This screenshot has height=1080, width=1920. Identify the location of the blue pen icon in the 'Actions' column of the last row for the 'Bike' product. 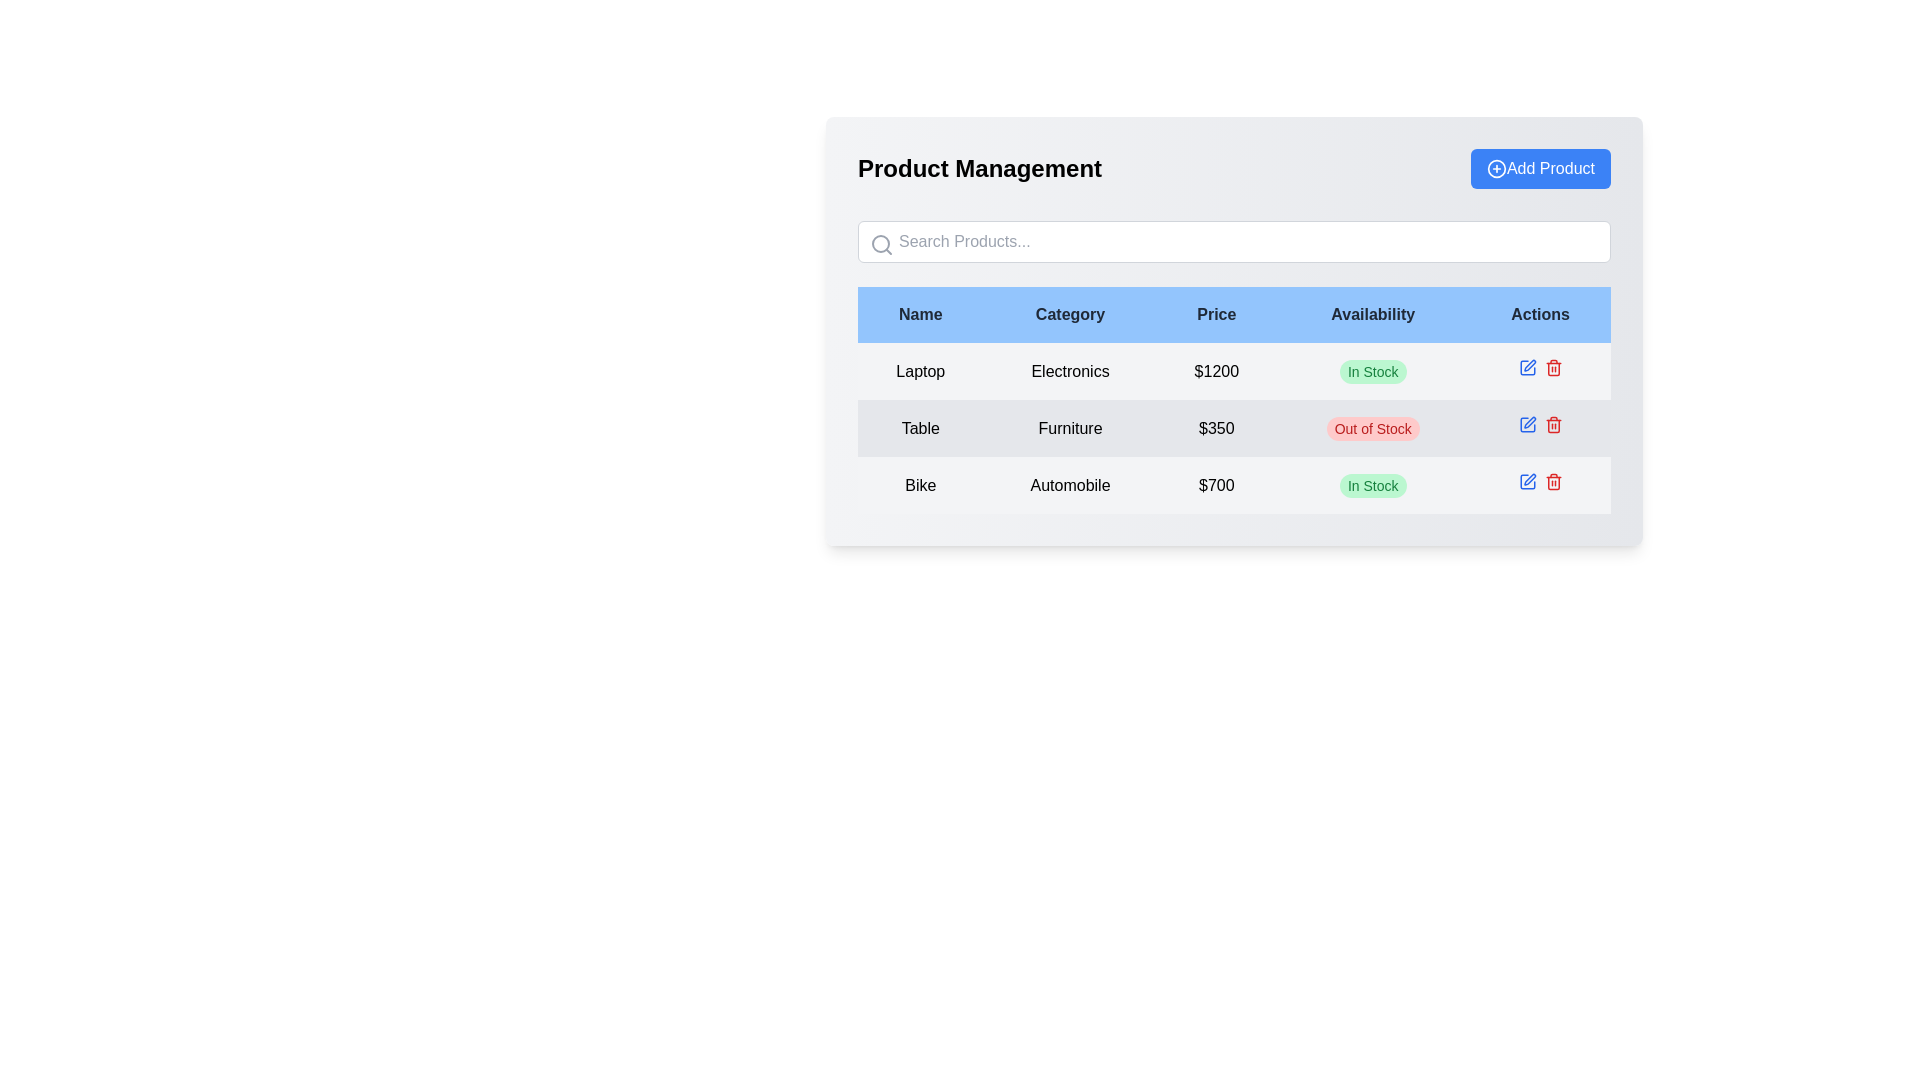
(1526, 482).